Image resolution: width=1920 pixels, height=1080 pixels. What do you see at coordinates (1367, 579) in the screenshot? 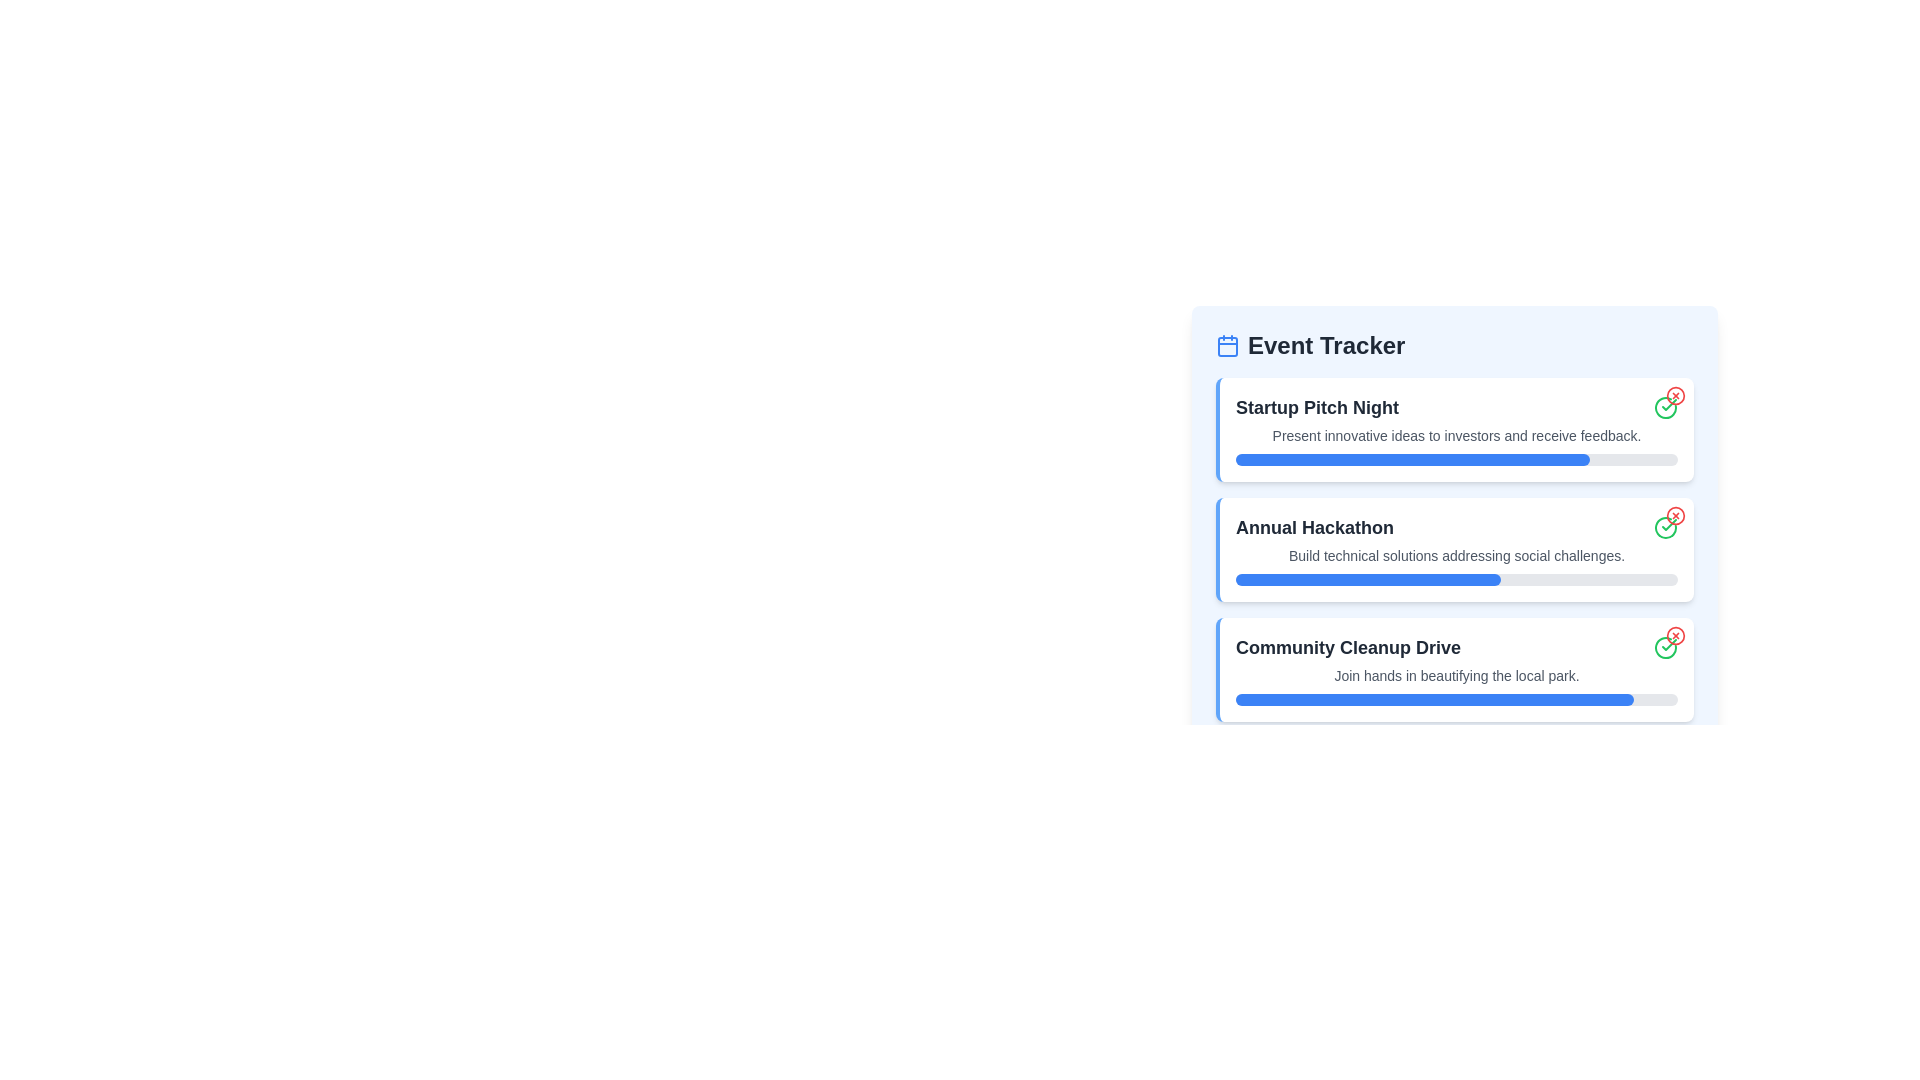
I see `the progress indication represented by the blue, horizontally elongated bar with rounded edges located under the 'Annual Hackathon' event in the 'Event Tracker' section` at bounding box center [1367, 579].